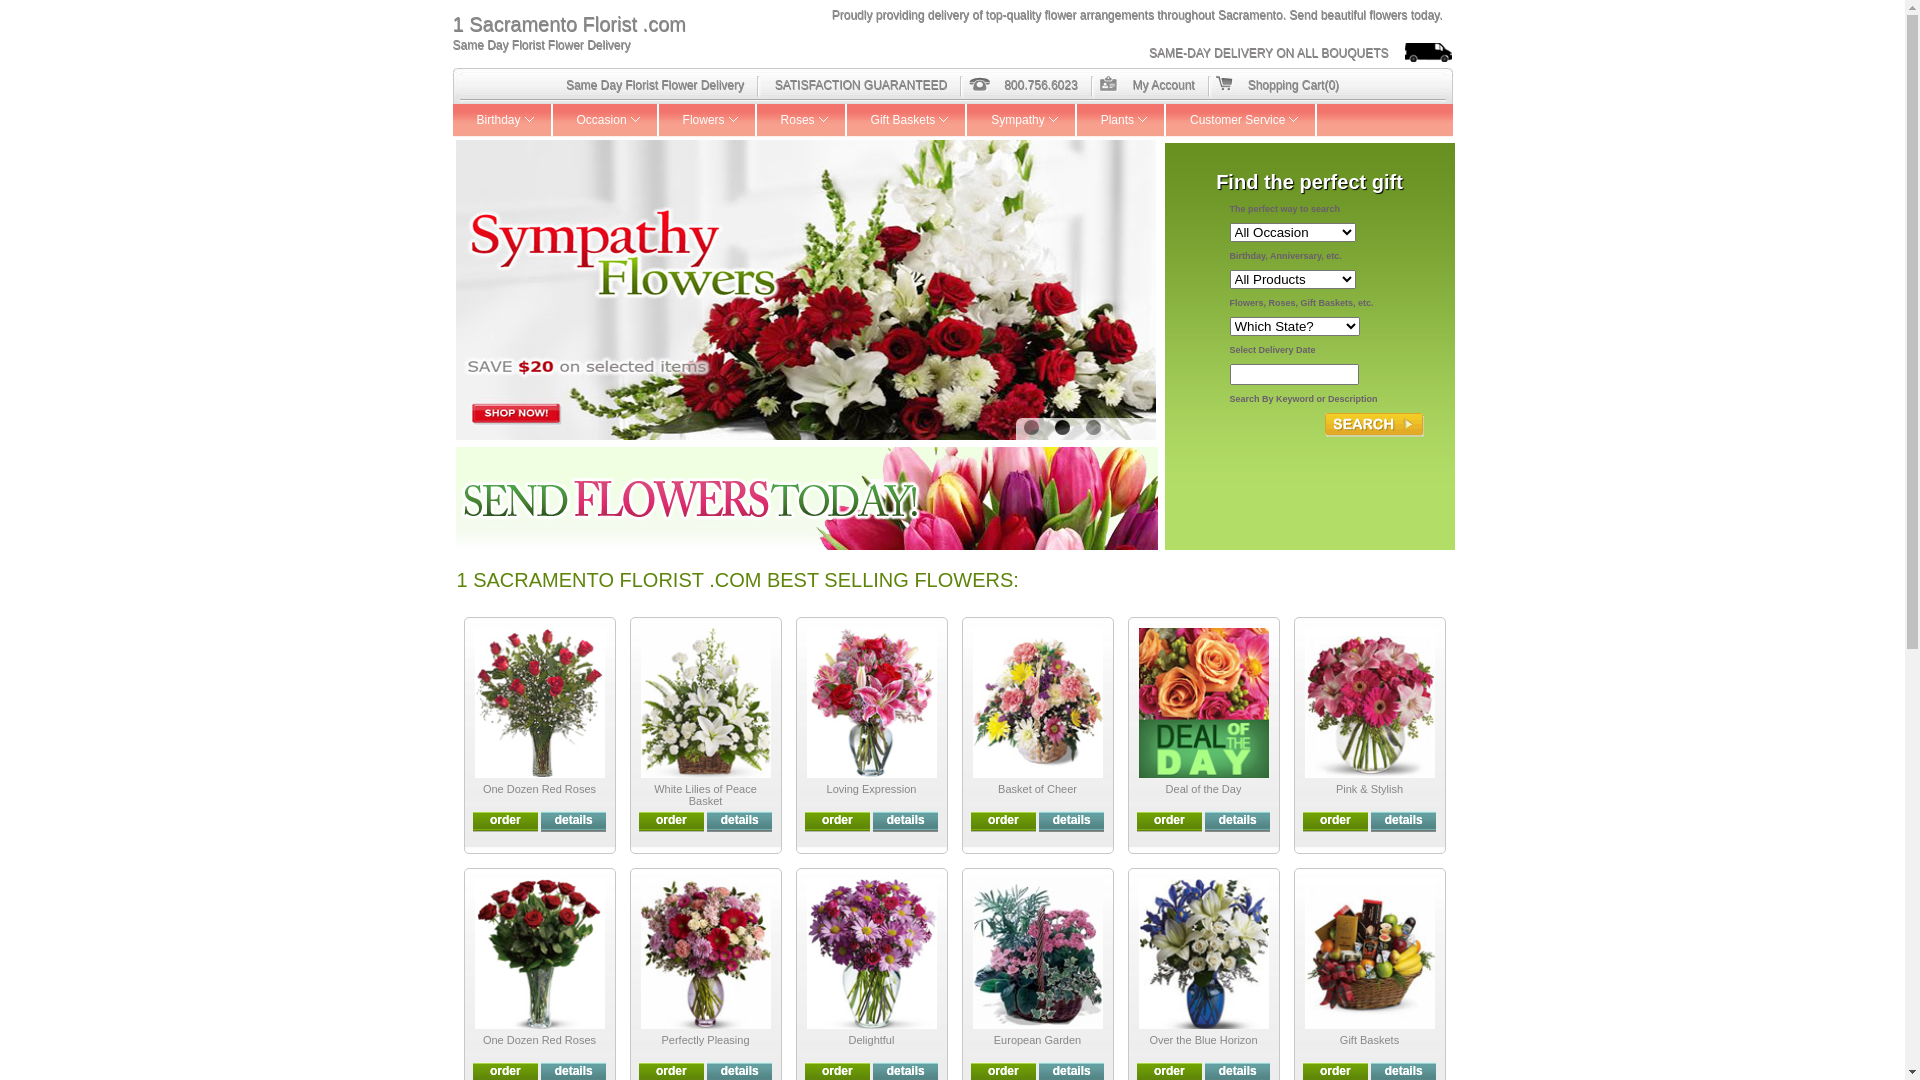 The image size is (1920, 1080). Describe the element at coordinates (1021, 119) in the screenshot. I see `'Sympathy'` at that location.